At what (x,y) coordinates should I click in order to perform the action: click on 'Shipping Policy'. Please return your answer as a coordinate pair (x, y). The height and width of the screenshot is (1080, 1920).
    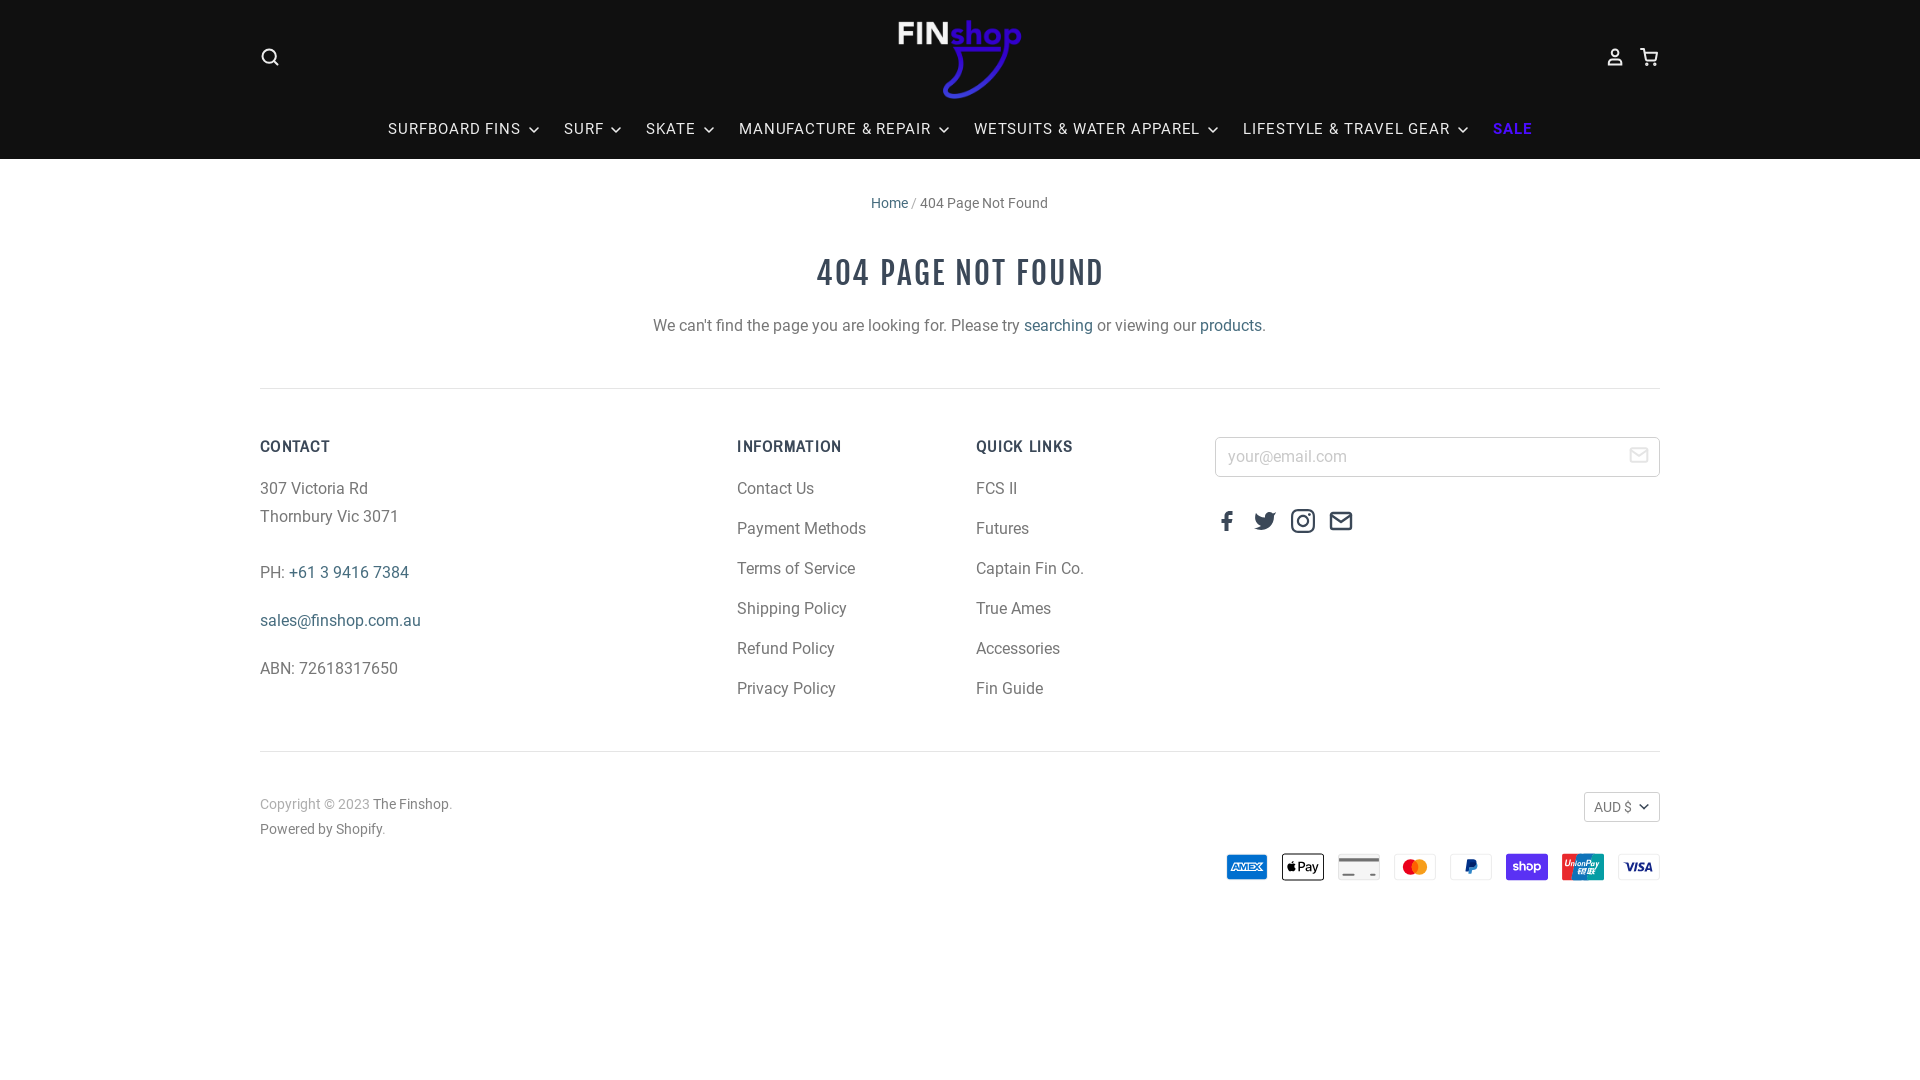
    Looking at the image, I should click on (791, 607).